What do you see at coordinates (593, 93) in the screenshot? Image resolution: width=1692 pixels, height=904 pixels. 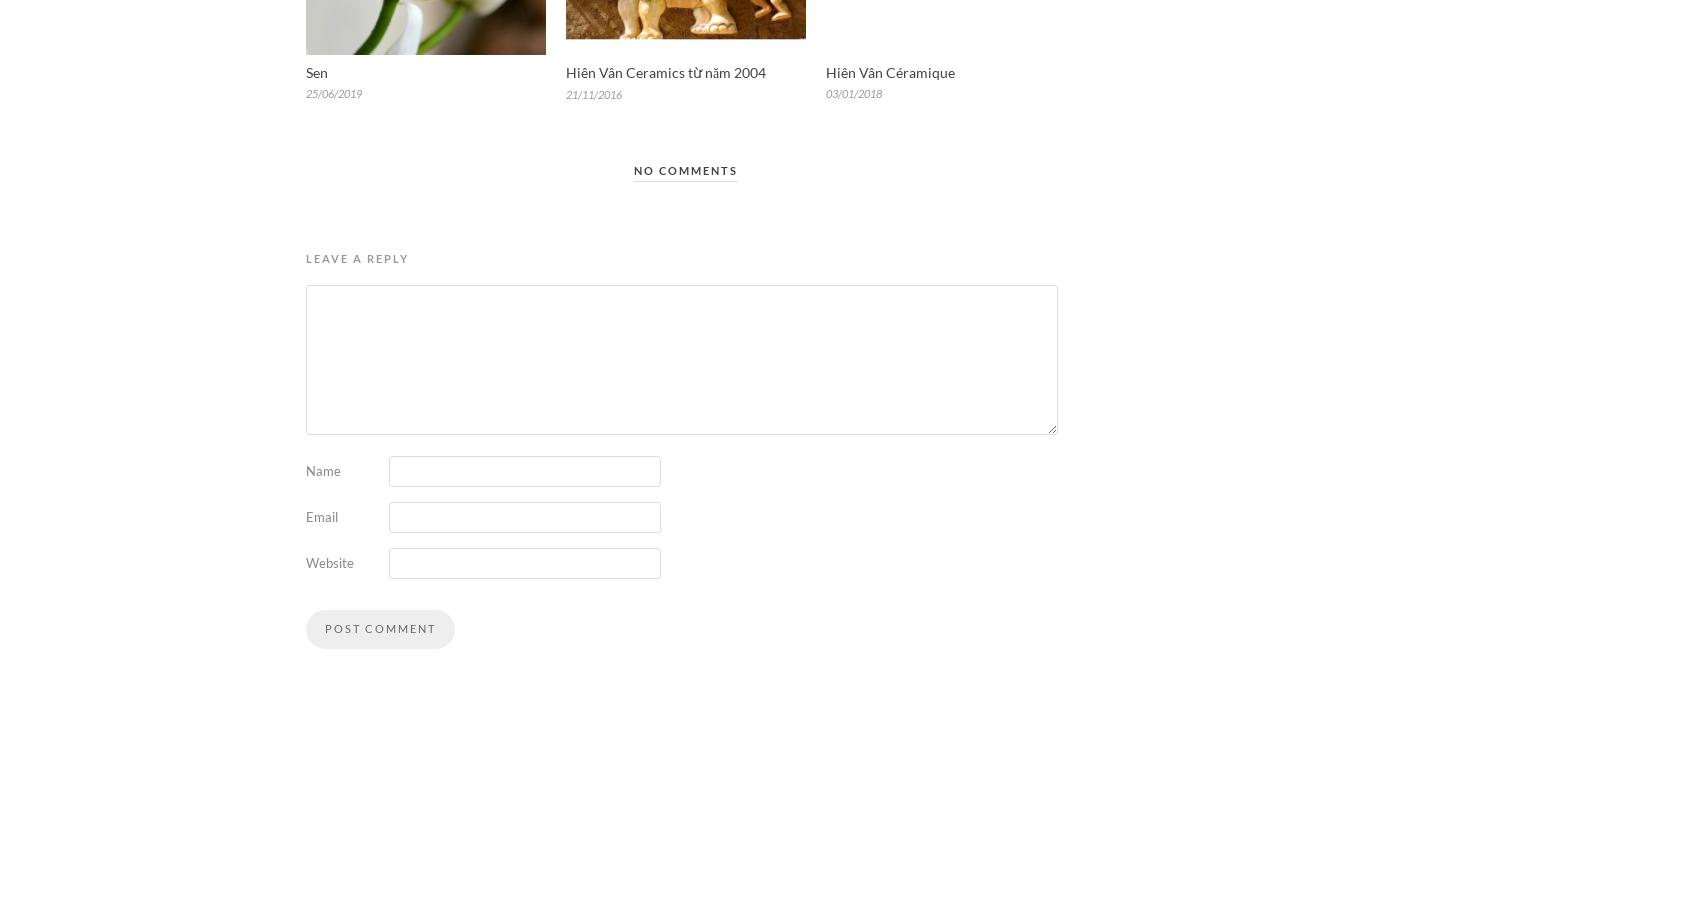 I see `'21/11/2016'` at bounding box center [593, 93].